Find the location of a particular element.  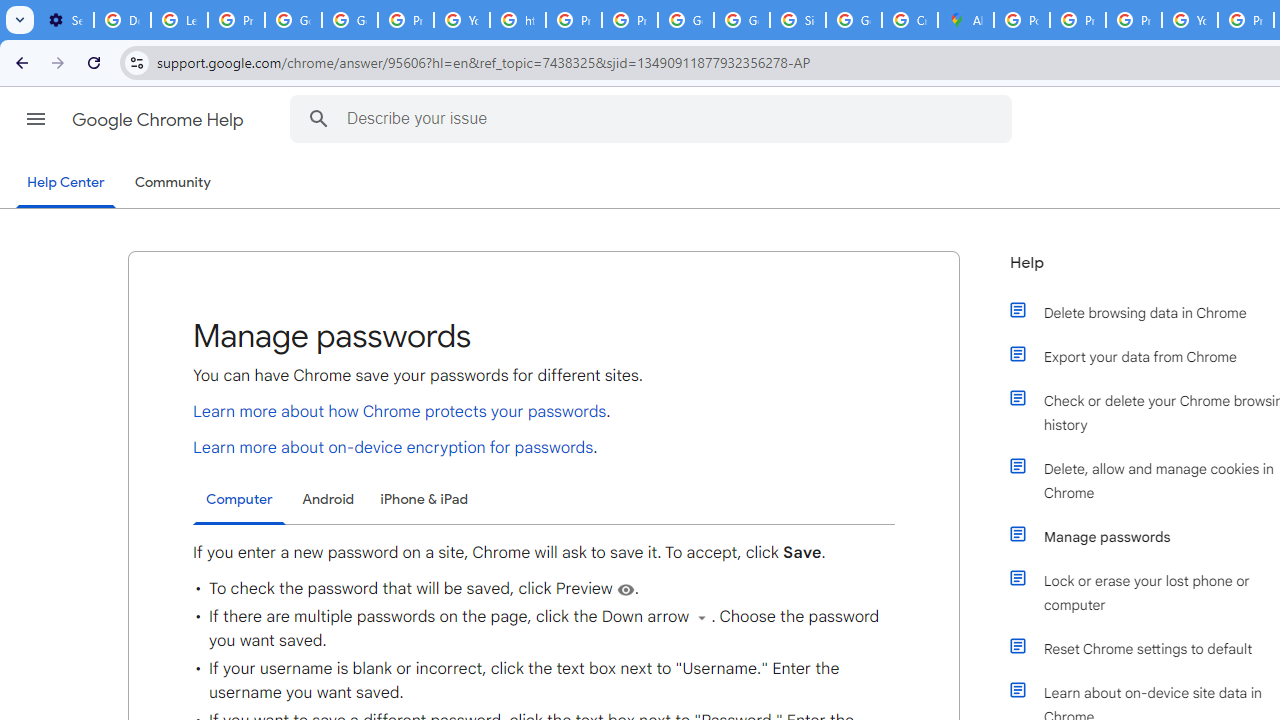

'iPhone & iPad' is located at coordinates (423, 498).